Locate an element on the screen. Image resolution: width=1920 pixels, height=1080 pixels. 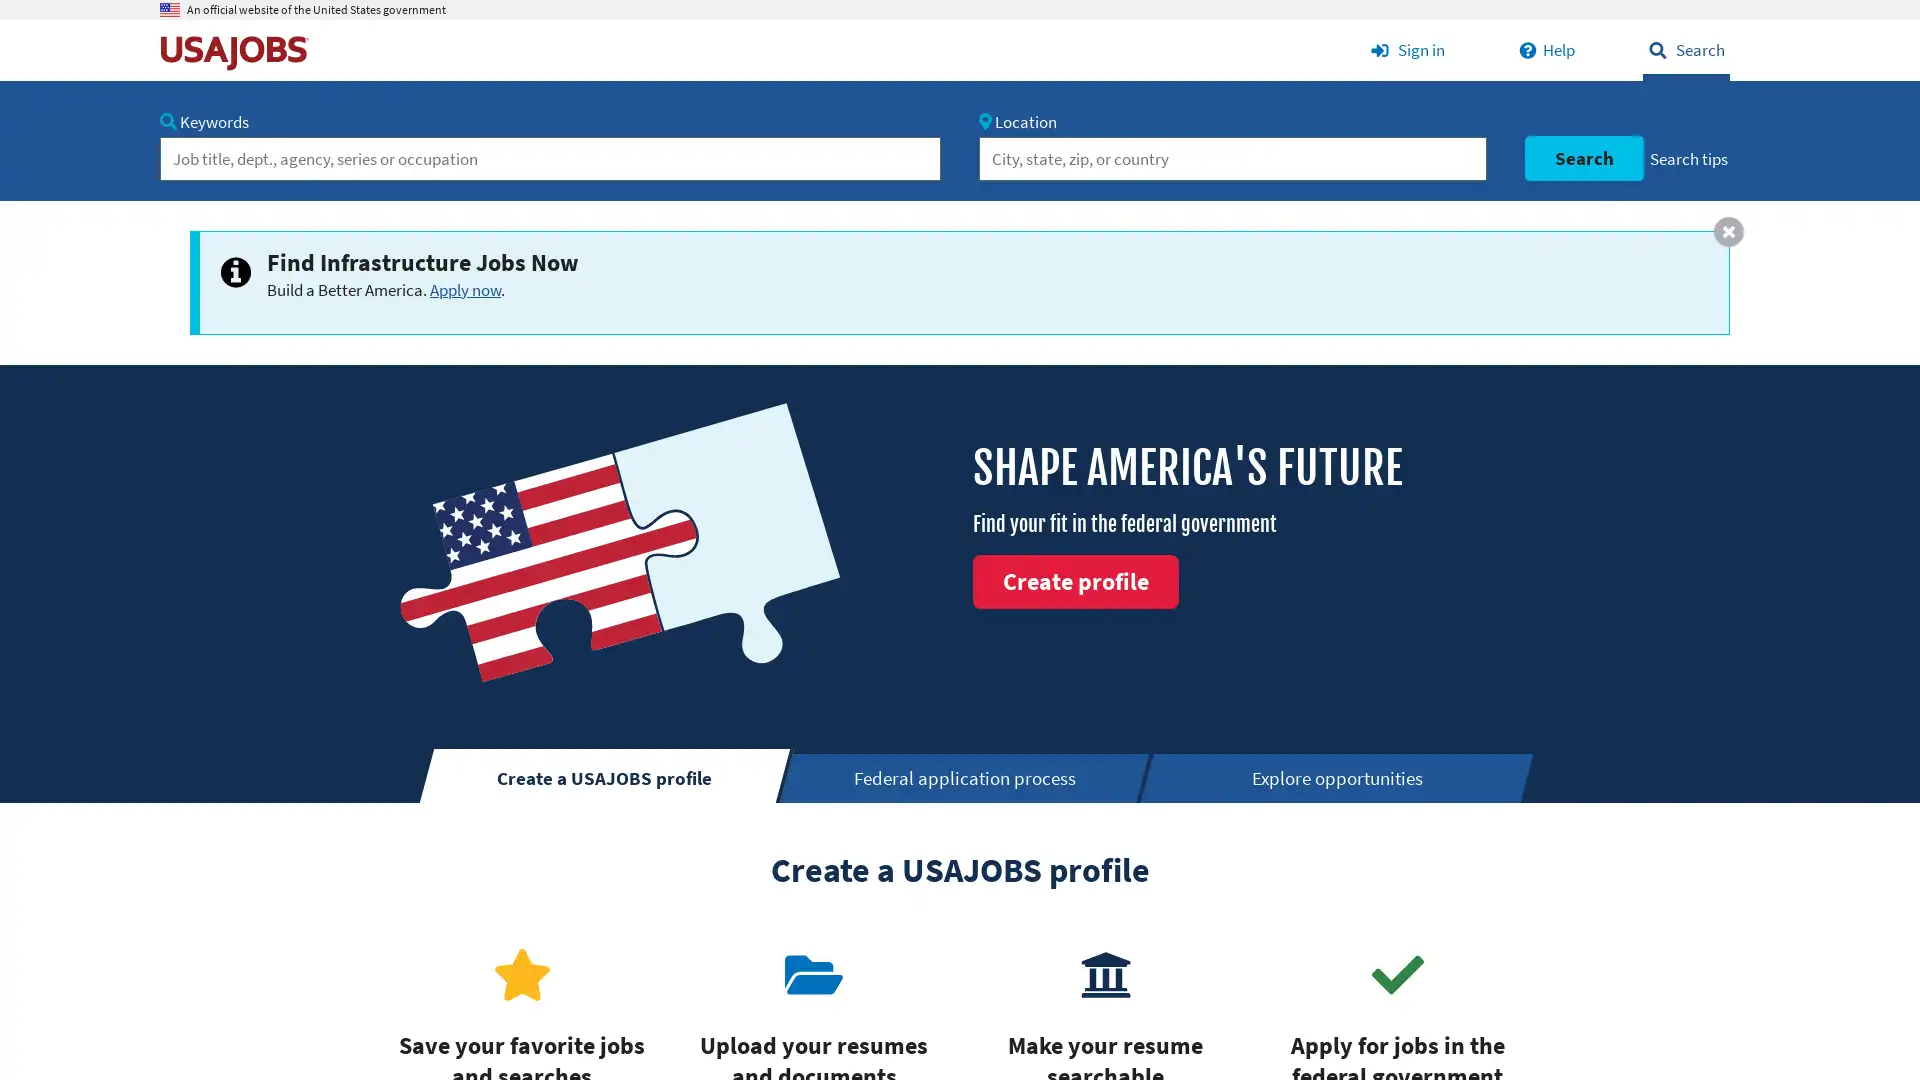
Explore opportunities is located at coordinates (1338, 777).